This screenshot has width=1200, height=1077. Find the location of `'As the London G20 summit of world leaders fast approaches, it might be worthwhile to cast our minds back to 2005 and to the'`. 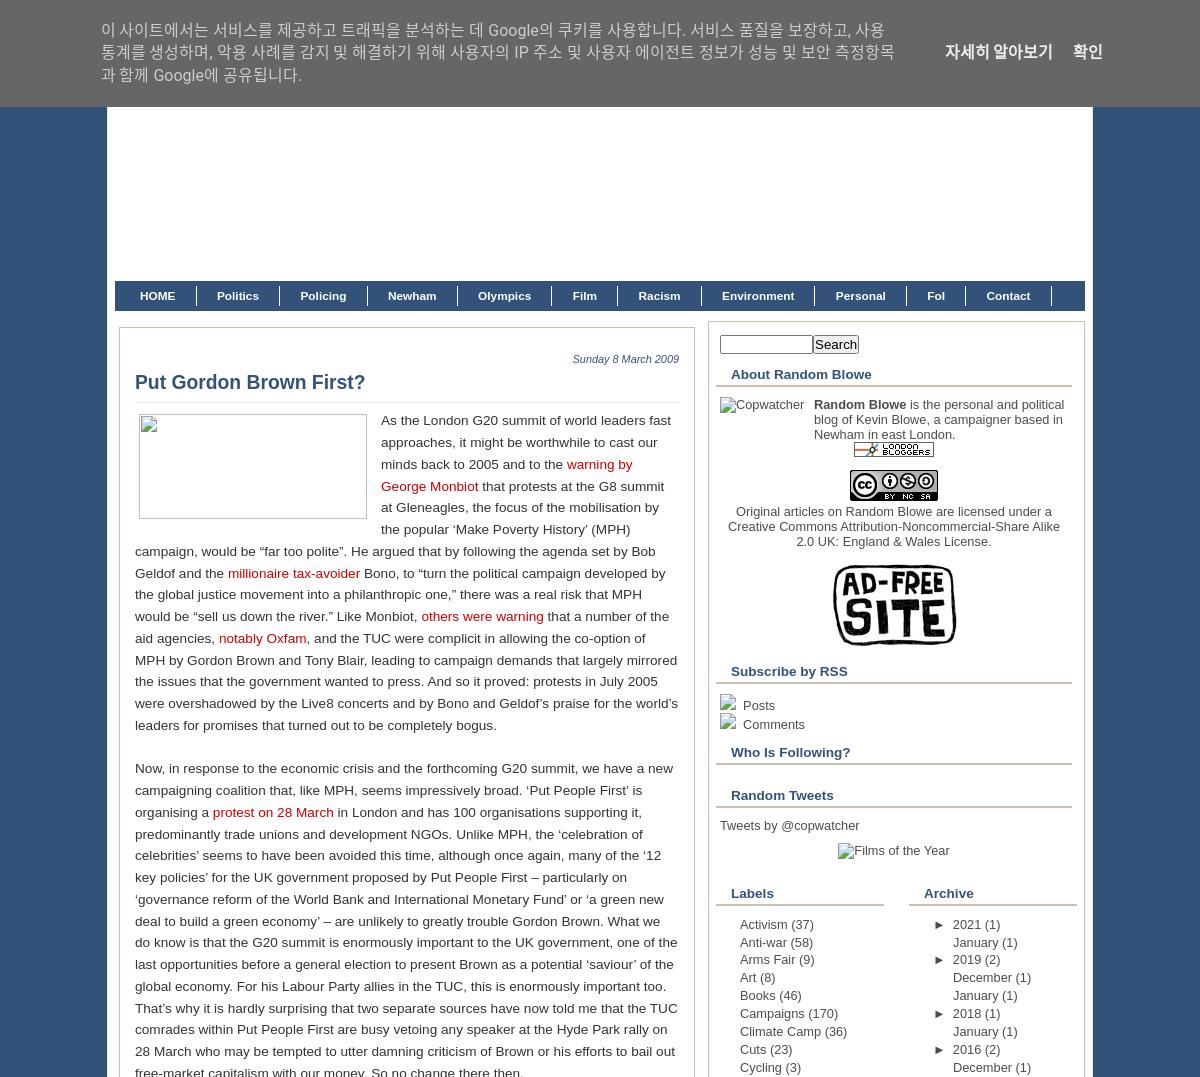

'As the London G20 summit of world leaders fast approaches, it might be worthwhile to cast our minds back to 2005 and to the' is located at coordinates (524, 441).